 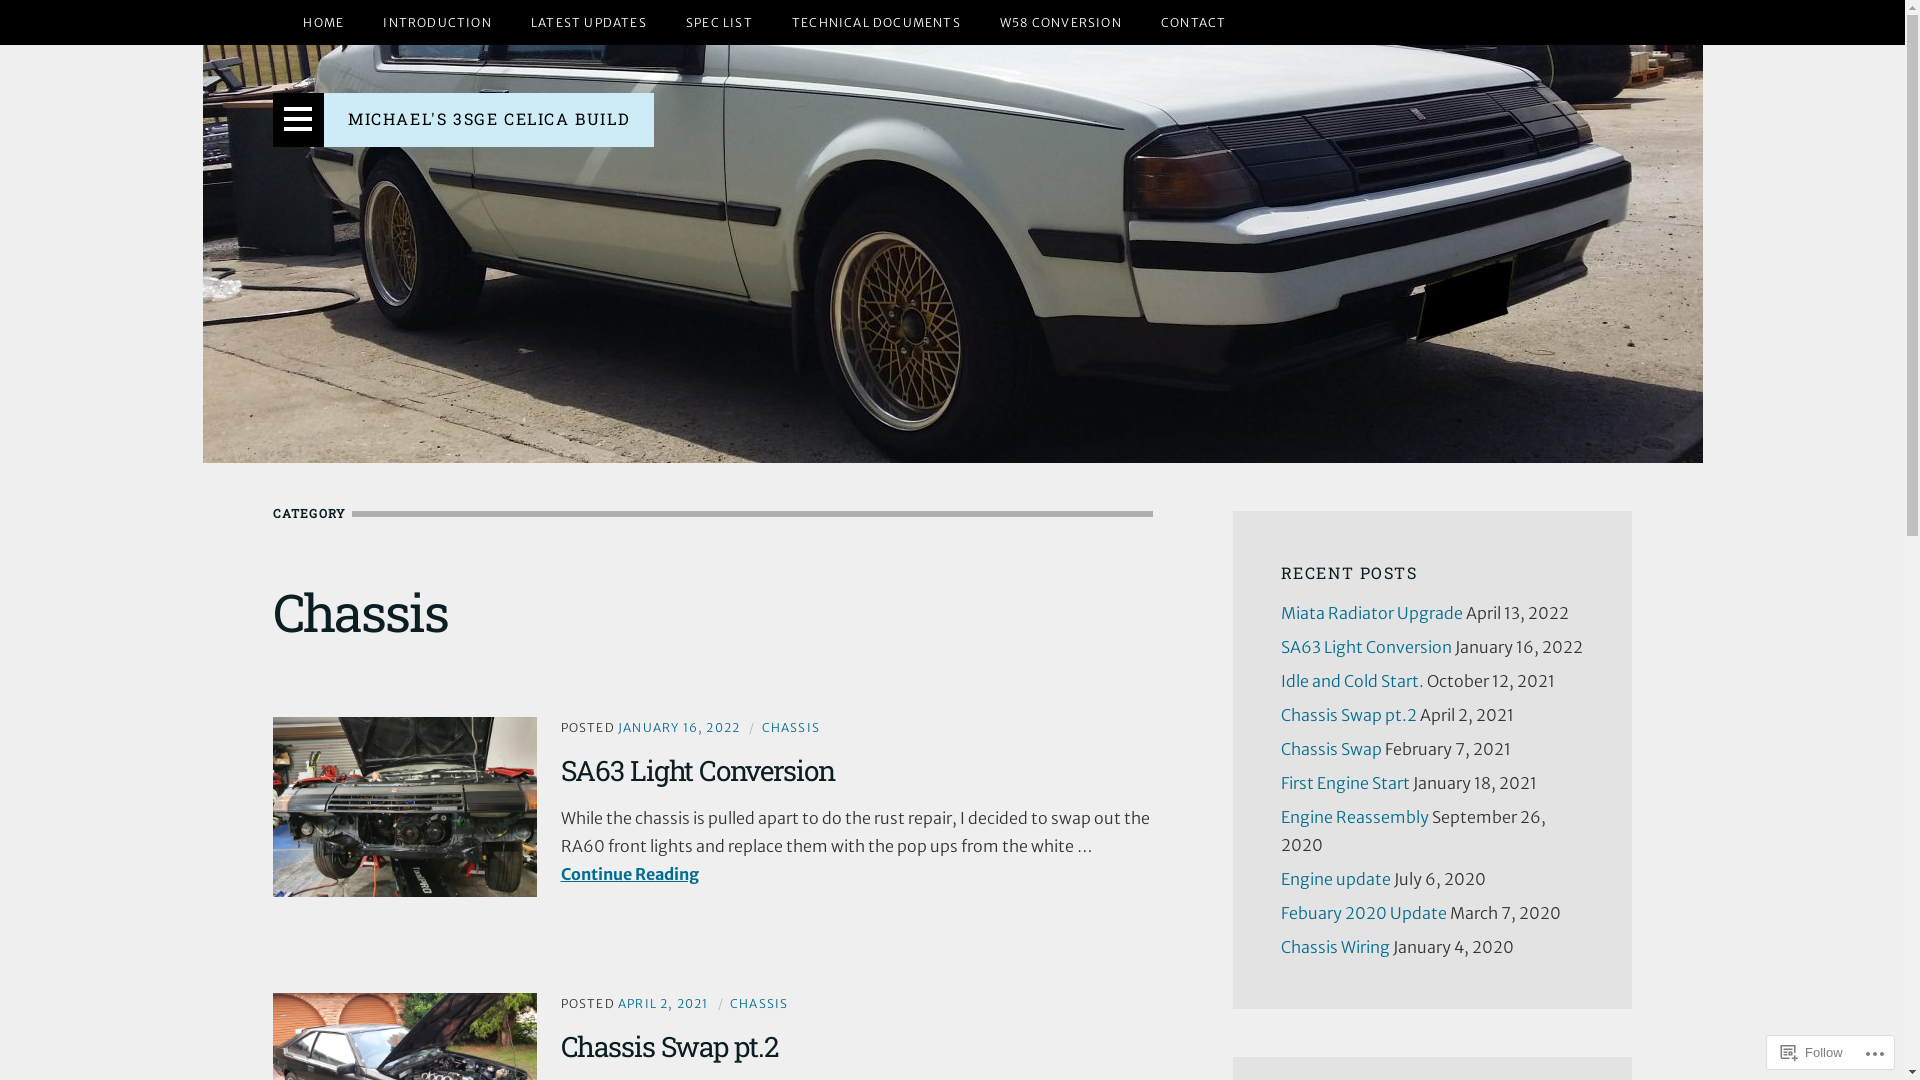 What do you see at coordinates (1280, 782) in the screenshot?
I see `'First Engine Start'` at bounding box center [1280, 782].